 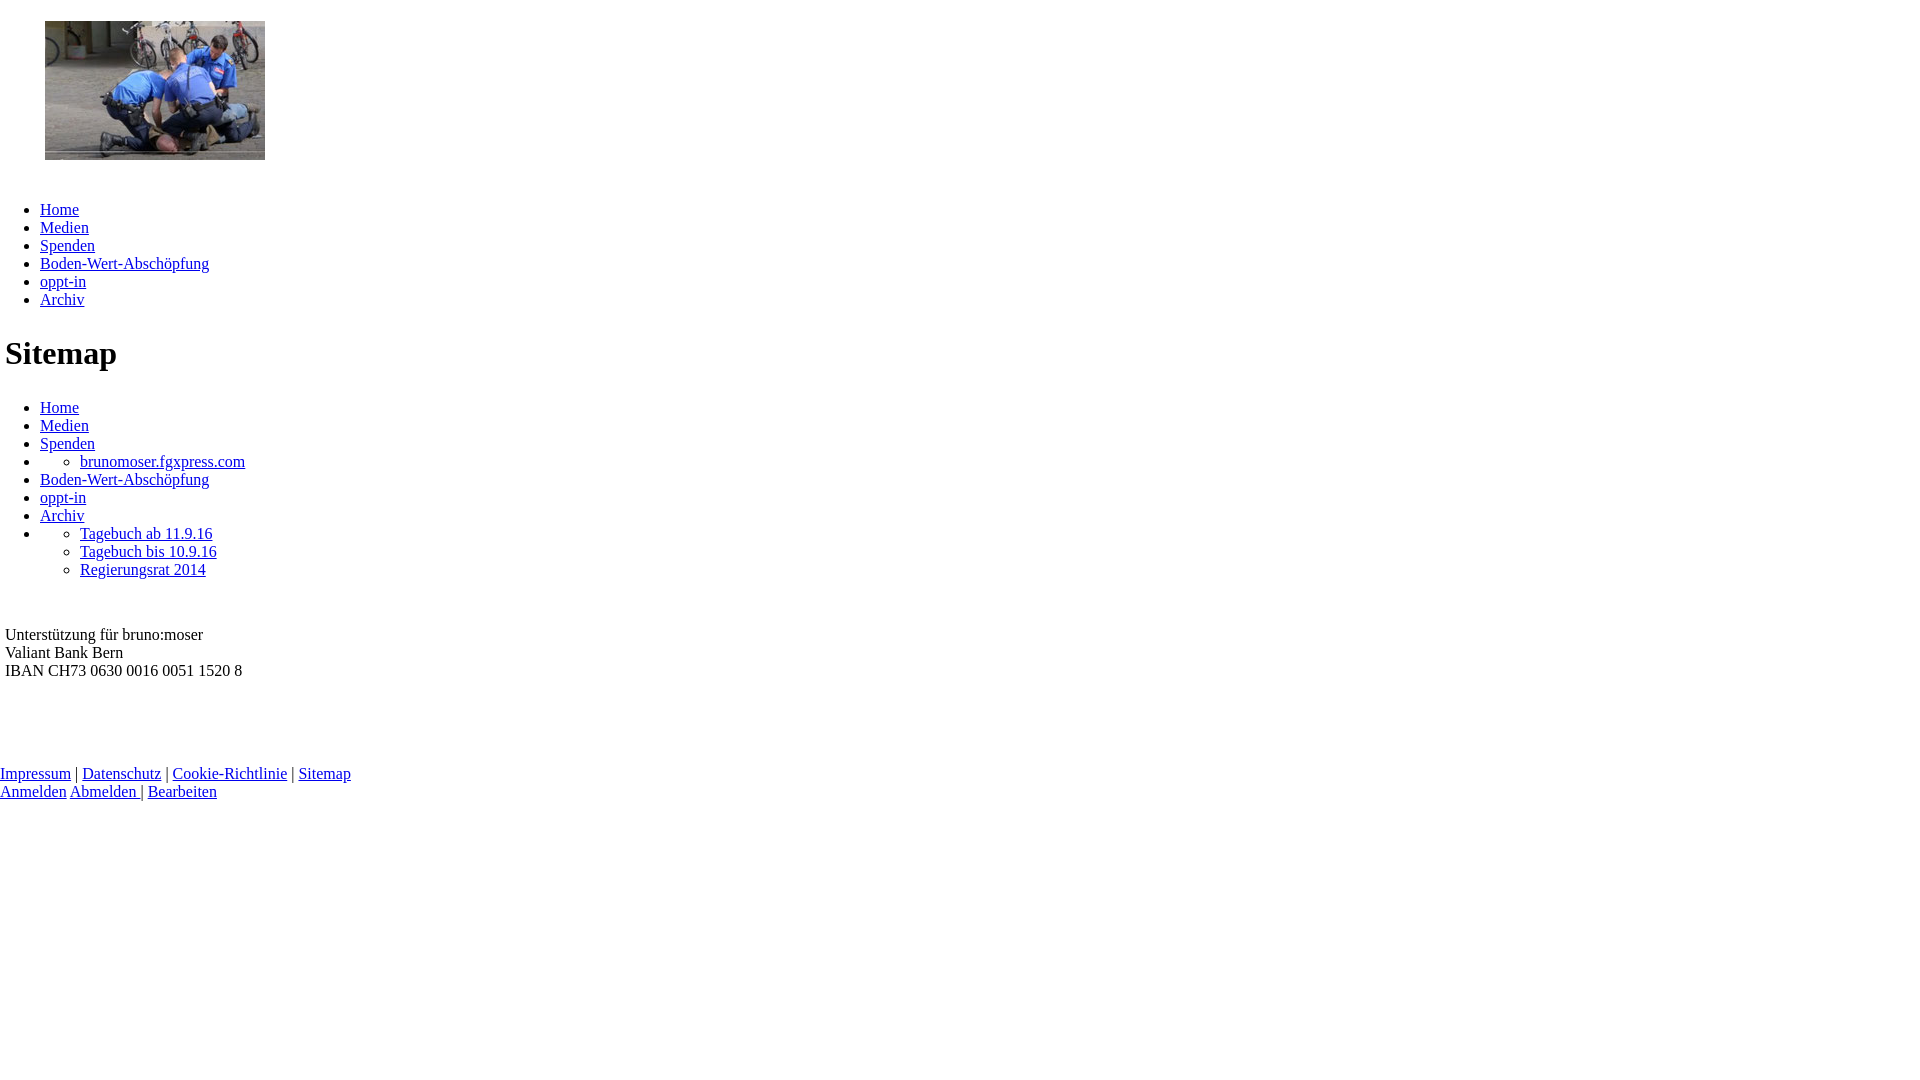 I want to click on 'Anmelden', so click(x=33, y=790).